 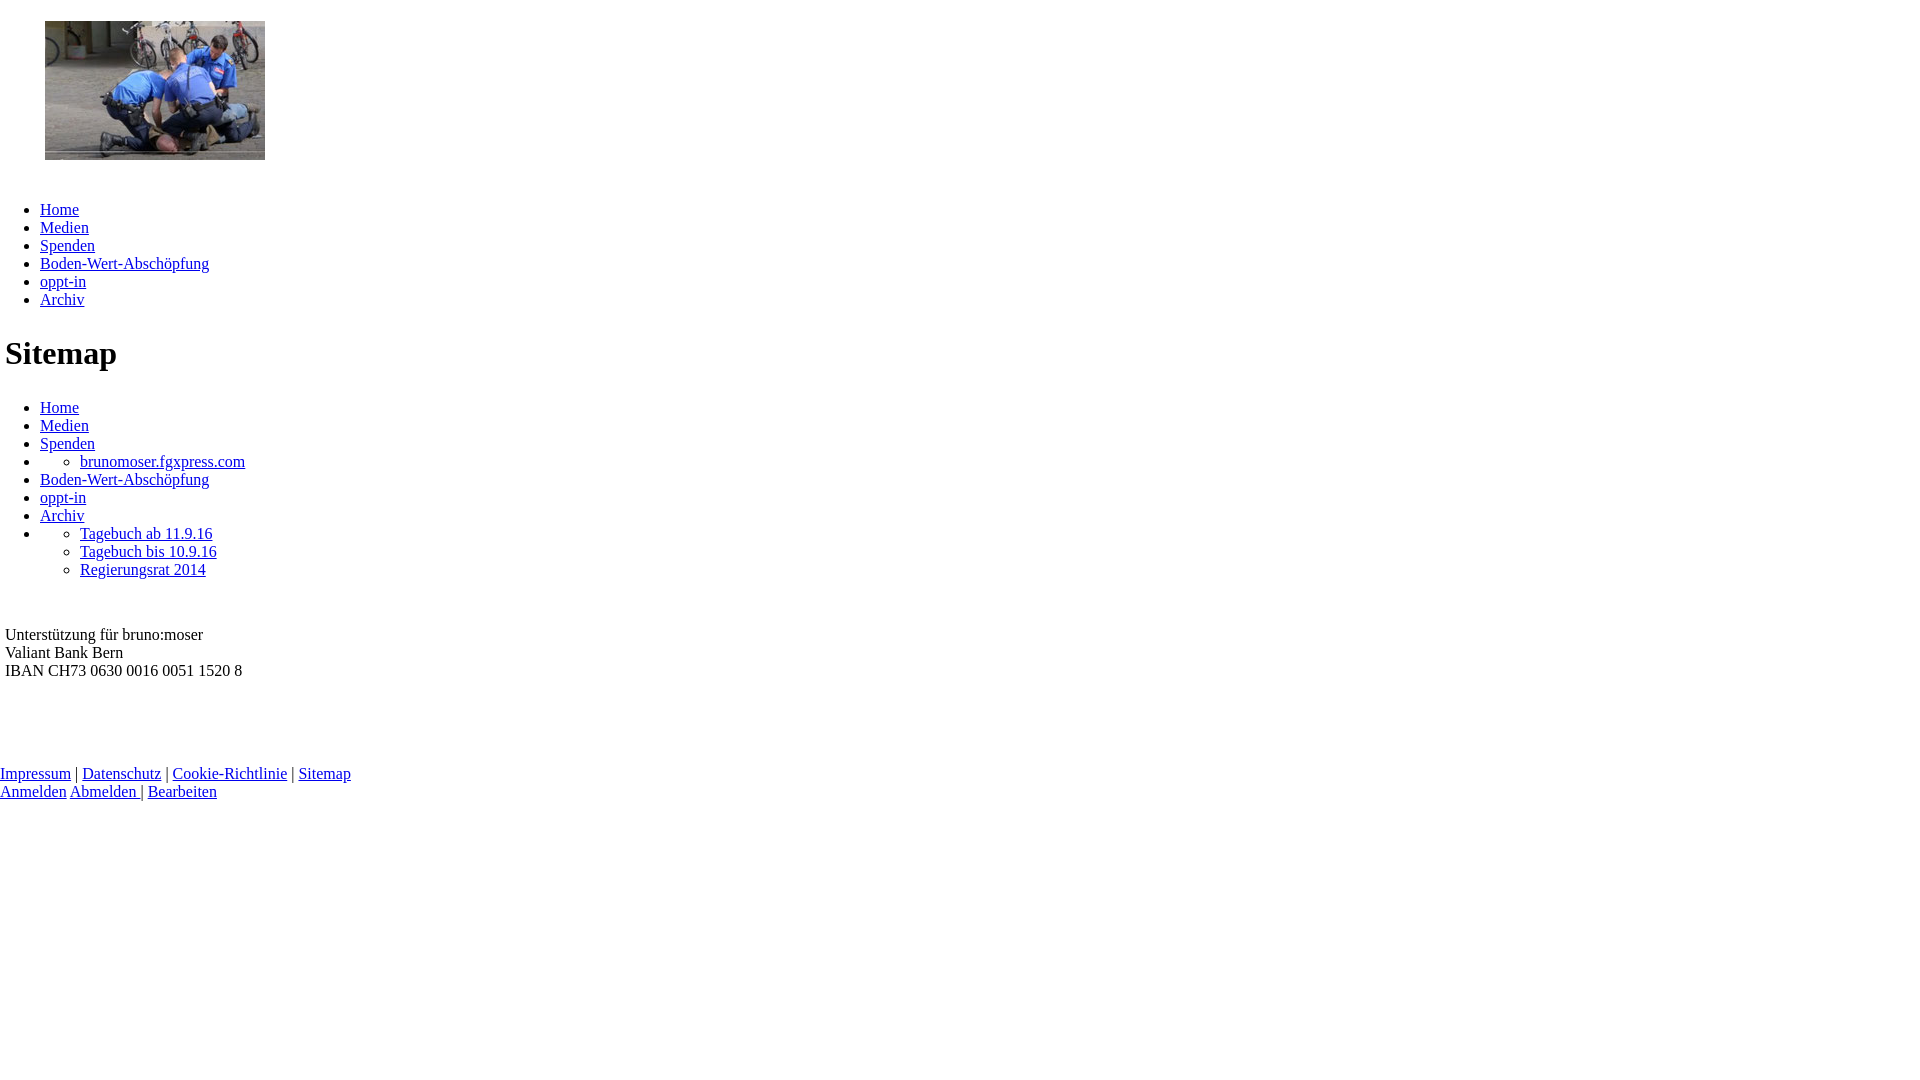 I want to click on 'Anmelden', so click(x=33, y=790).